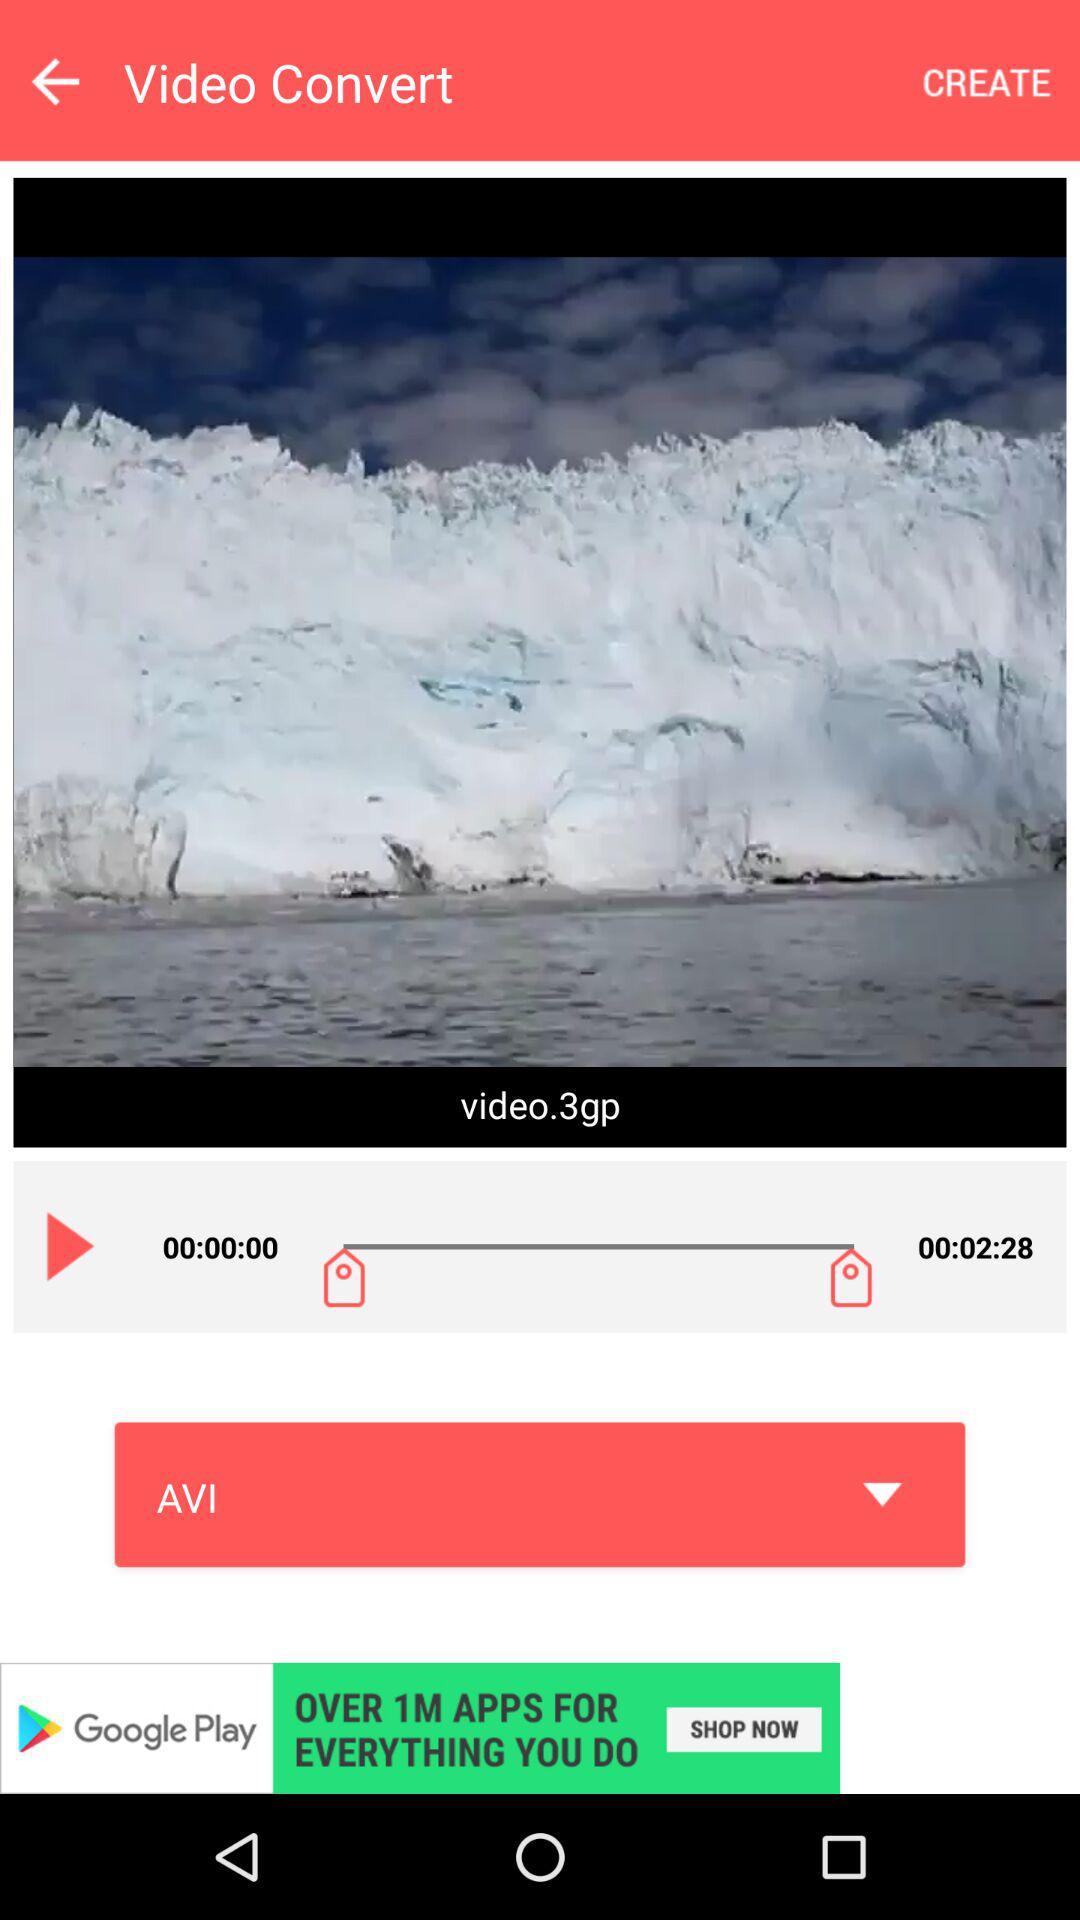  Describe the element at coordinates (540, 1727) in the screenshot. I see `advertisement` at that location.